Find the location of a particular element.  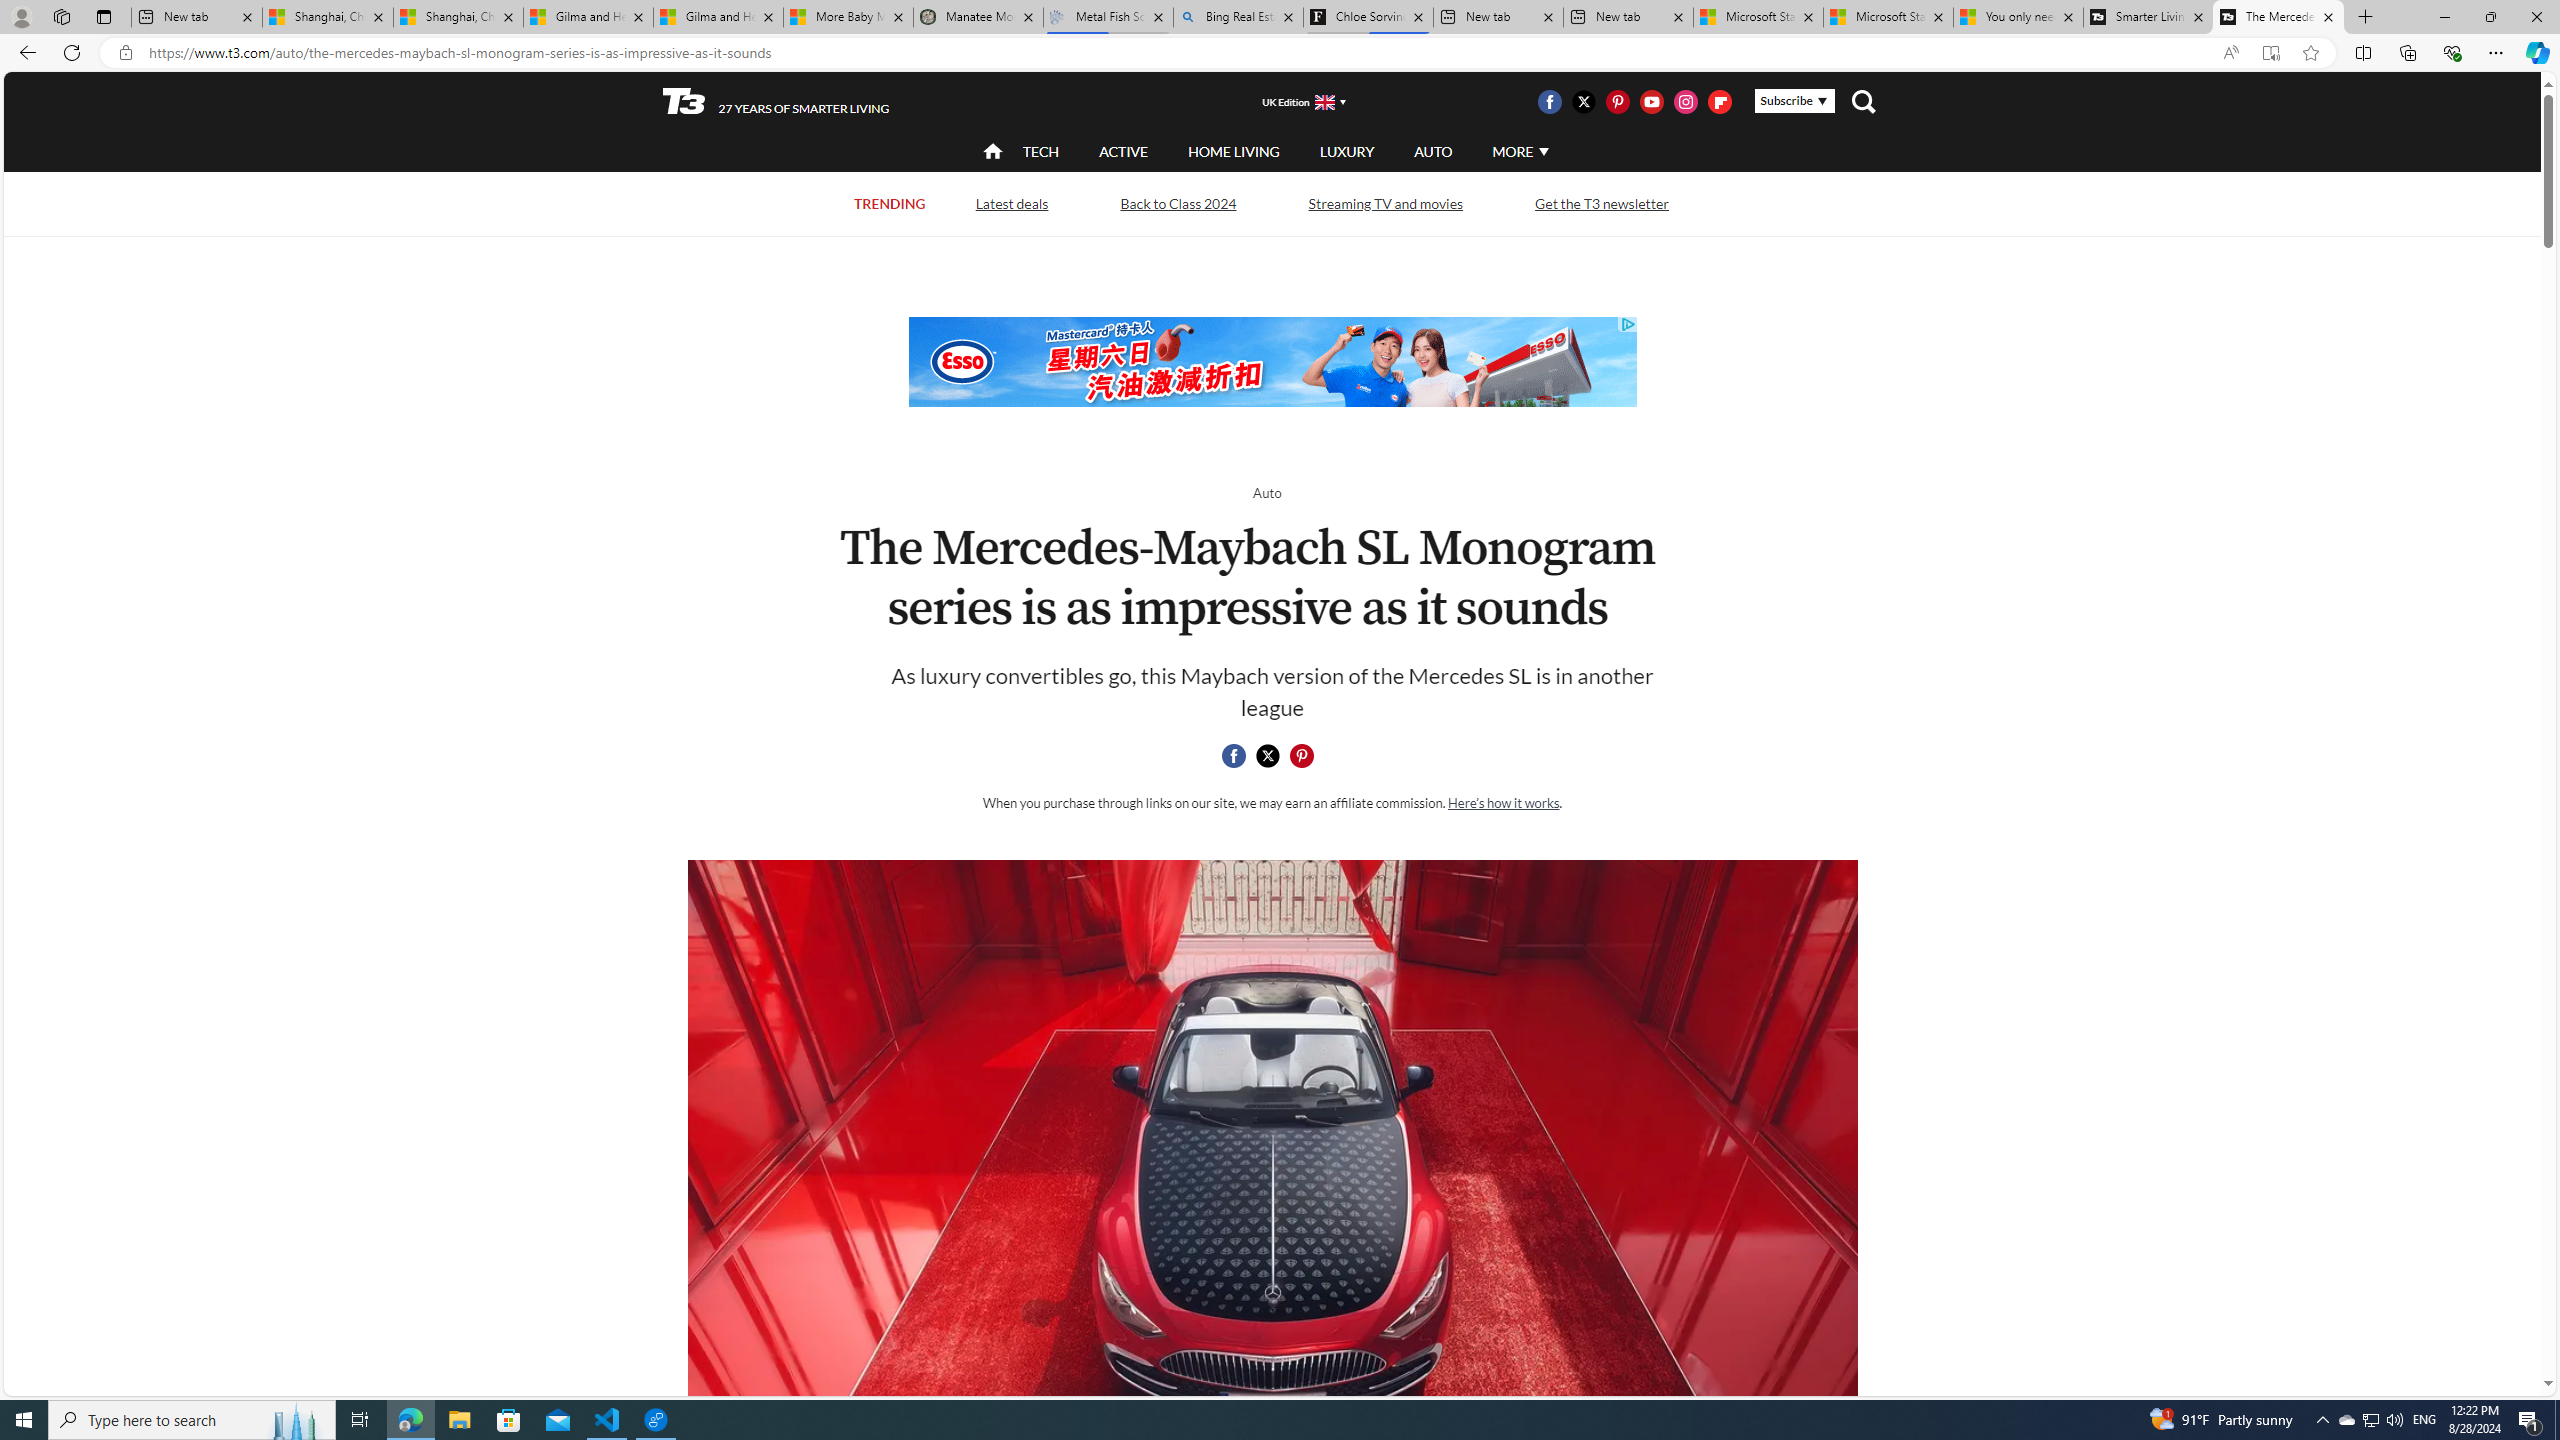

'UK Edition' is located at coordinates (1295, 102).